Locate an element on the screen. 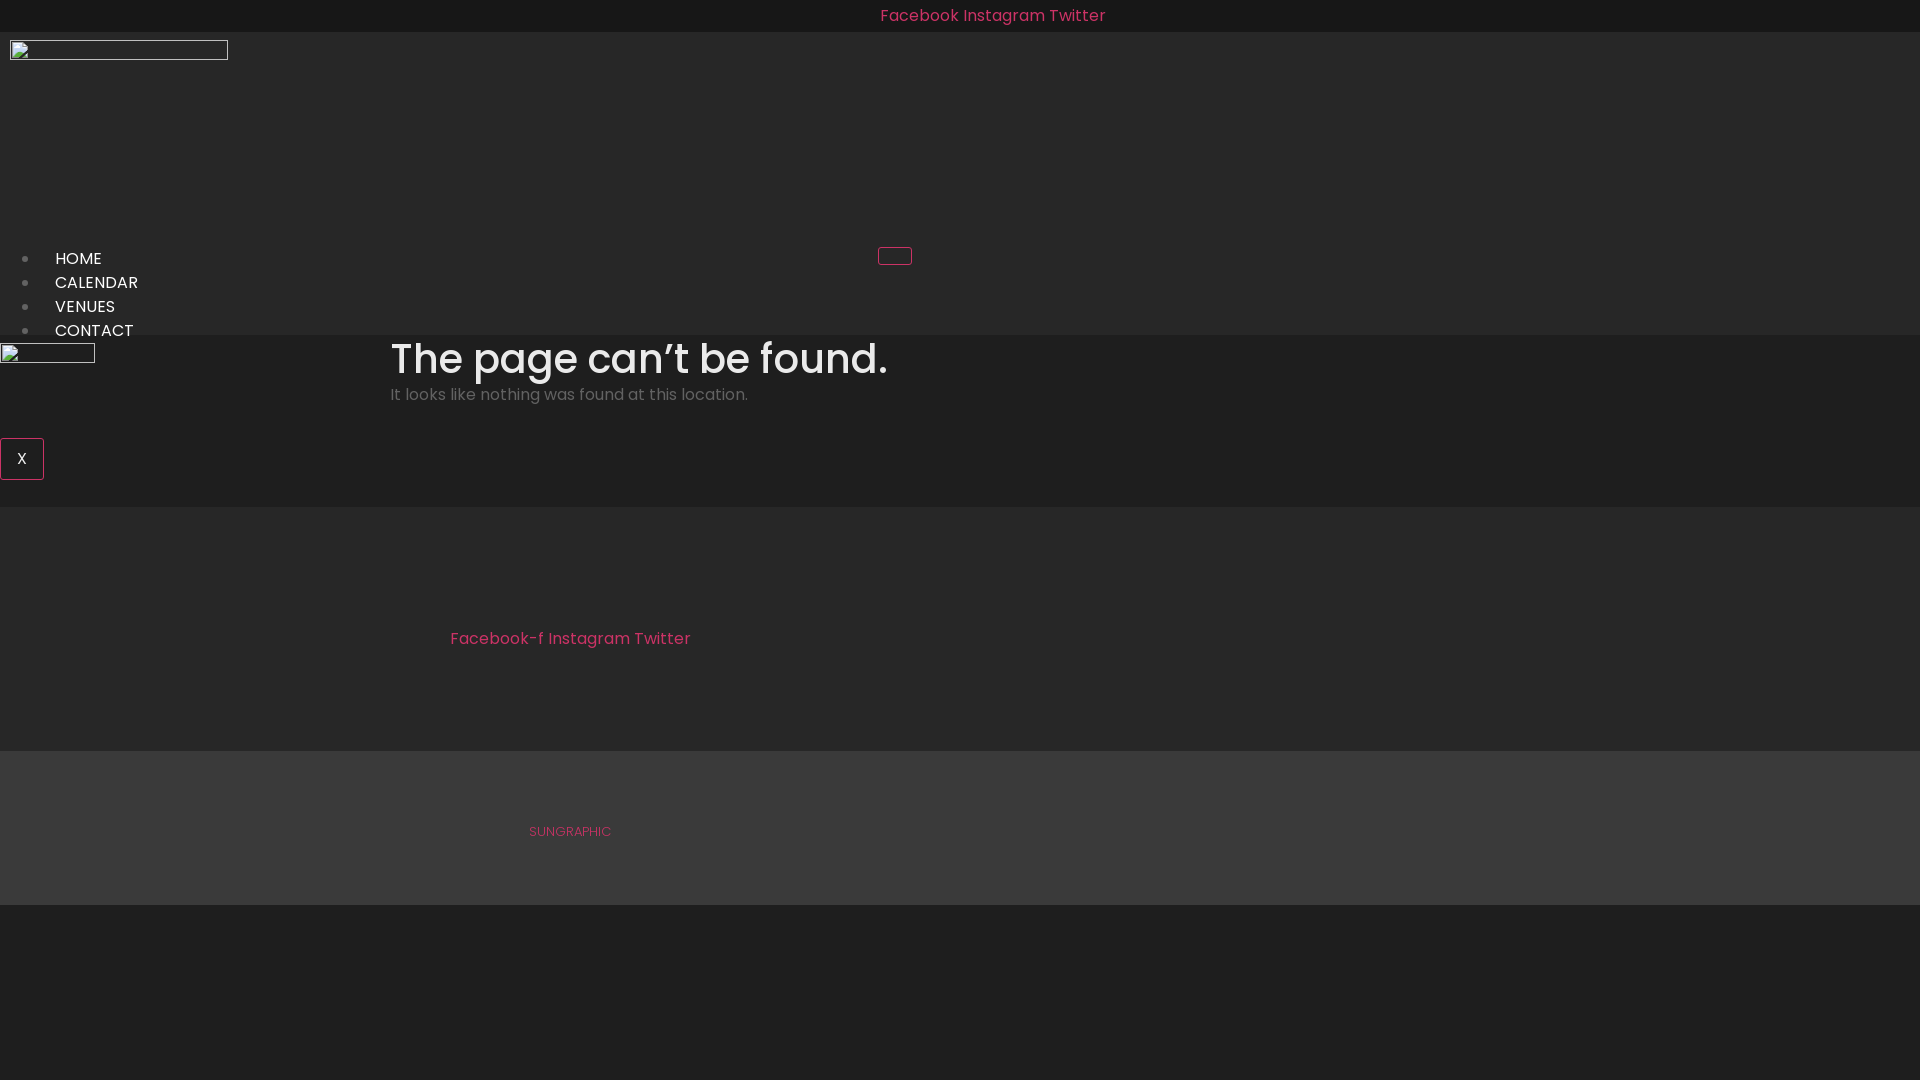  'Instagram' is located at coordinates (1006, 15).